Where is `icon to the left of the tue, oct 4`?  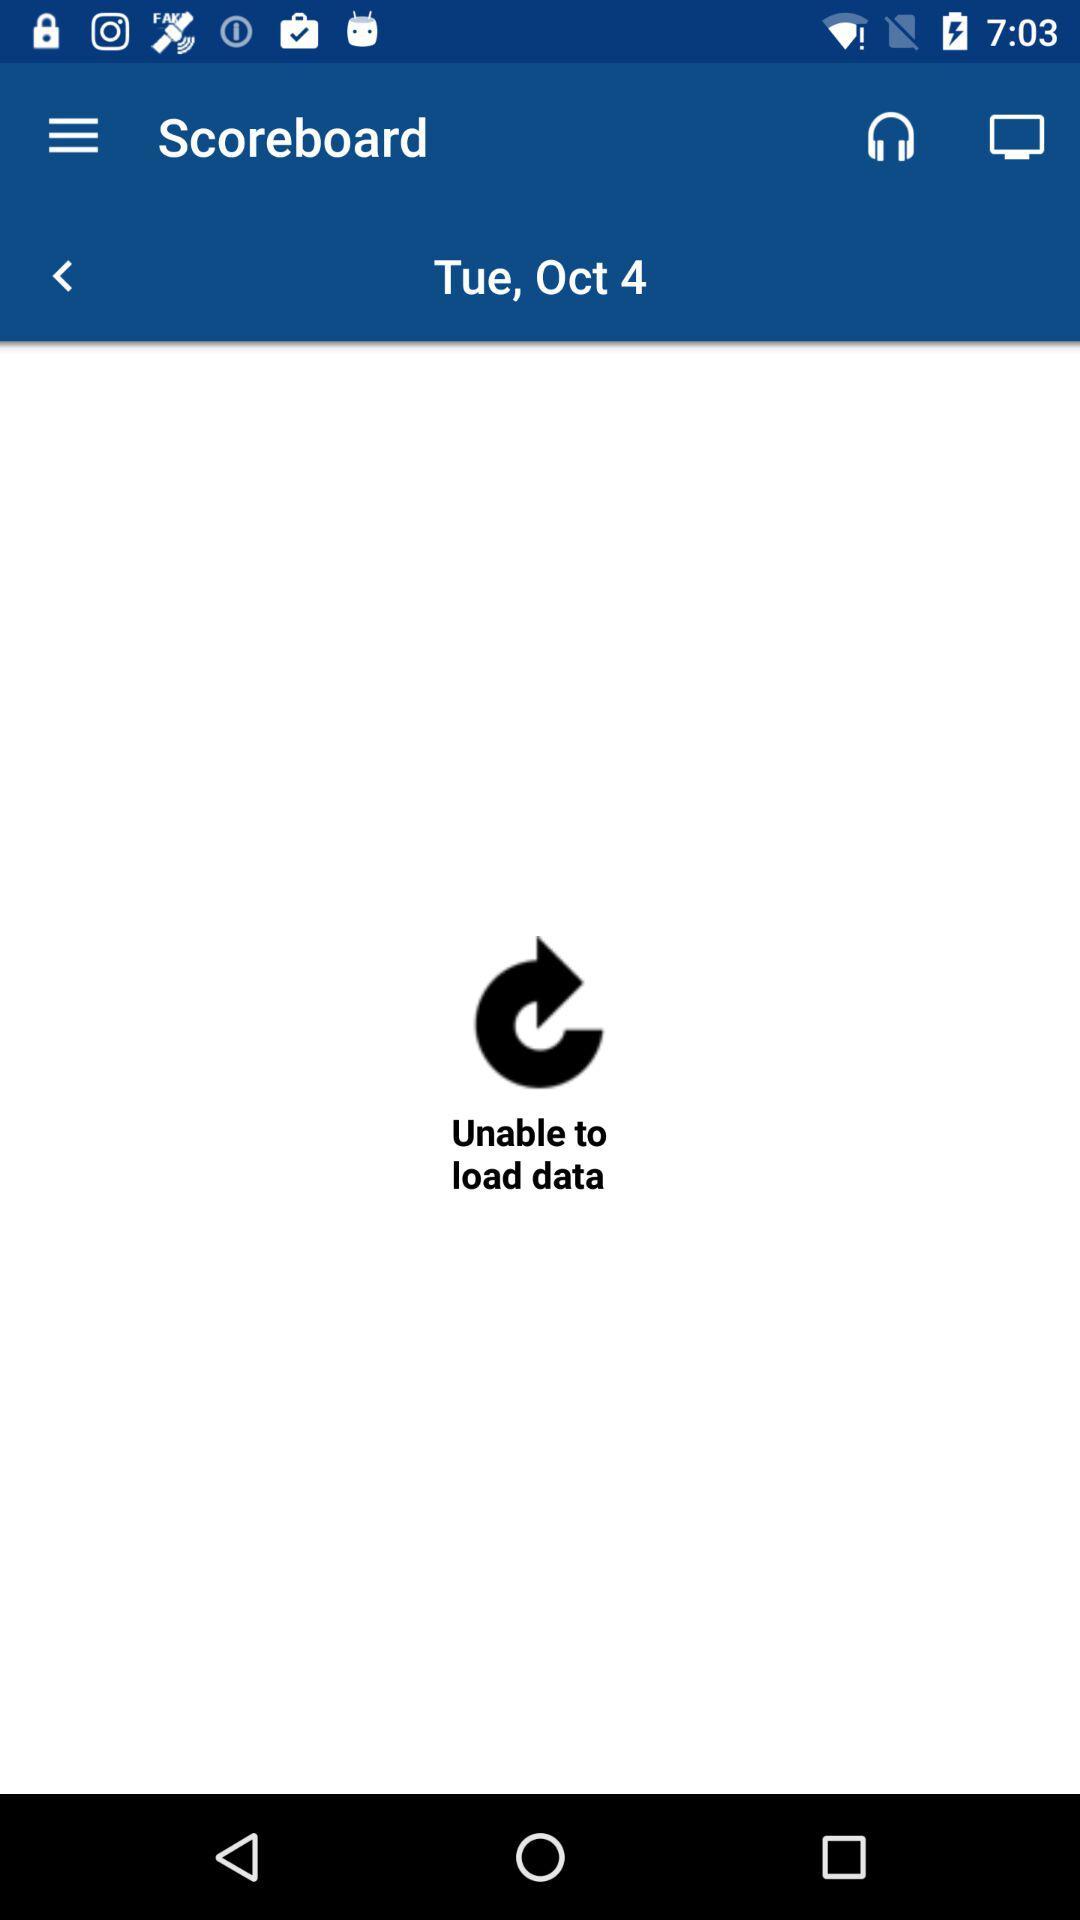 icon to the left of the tue, oct 4 is located at coordinates (61, 274).